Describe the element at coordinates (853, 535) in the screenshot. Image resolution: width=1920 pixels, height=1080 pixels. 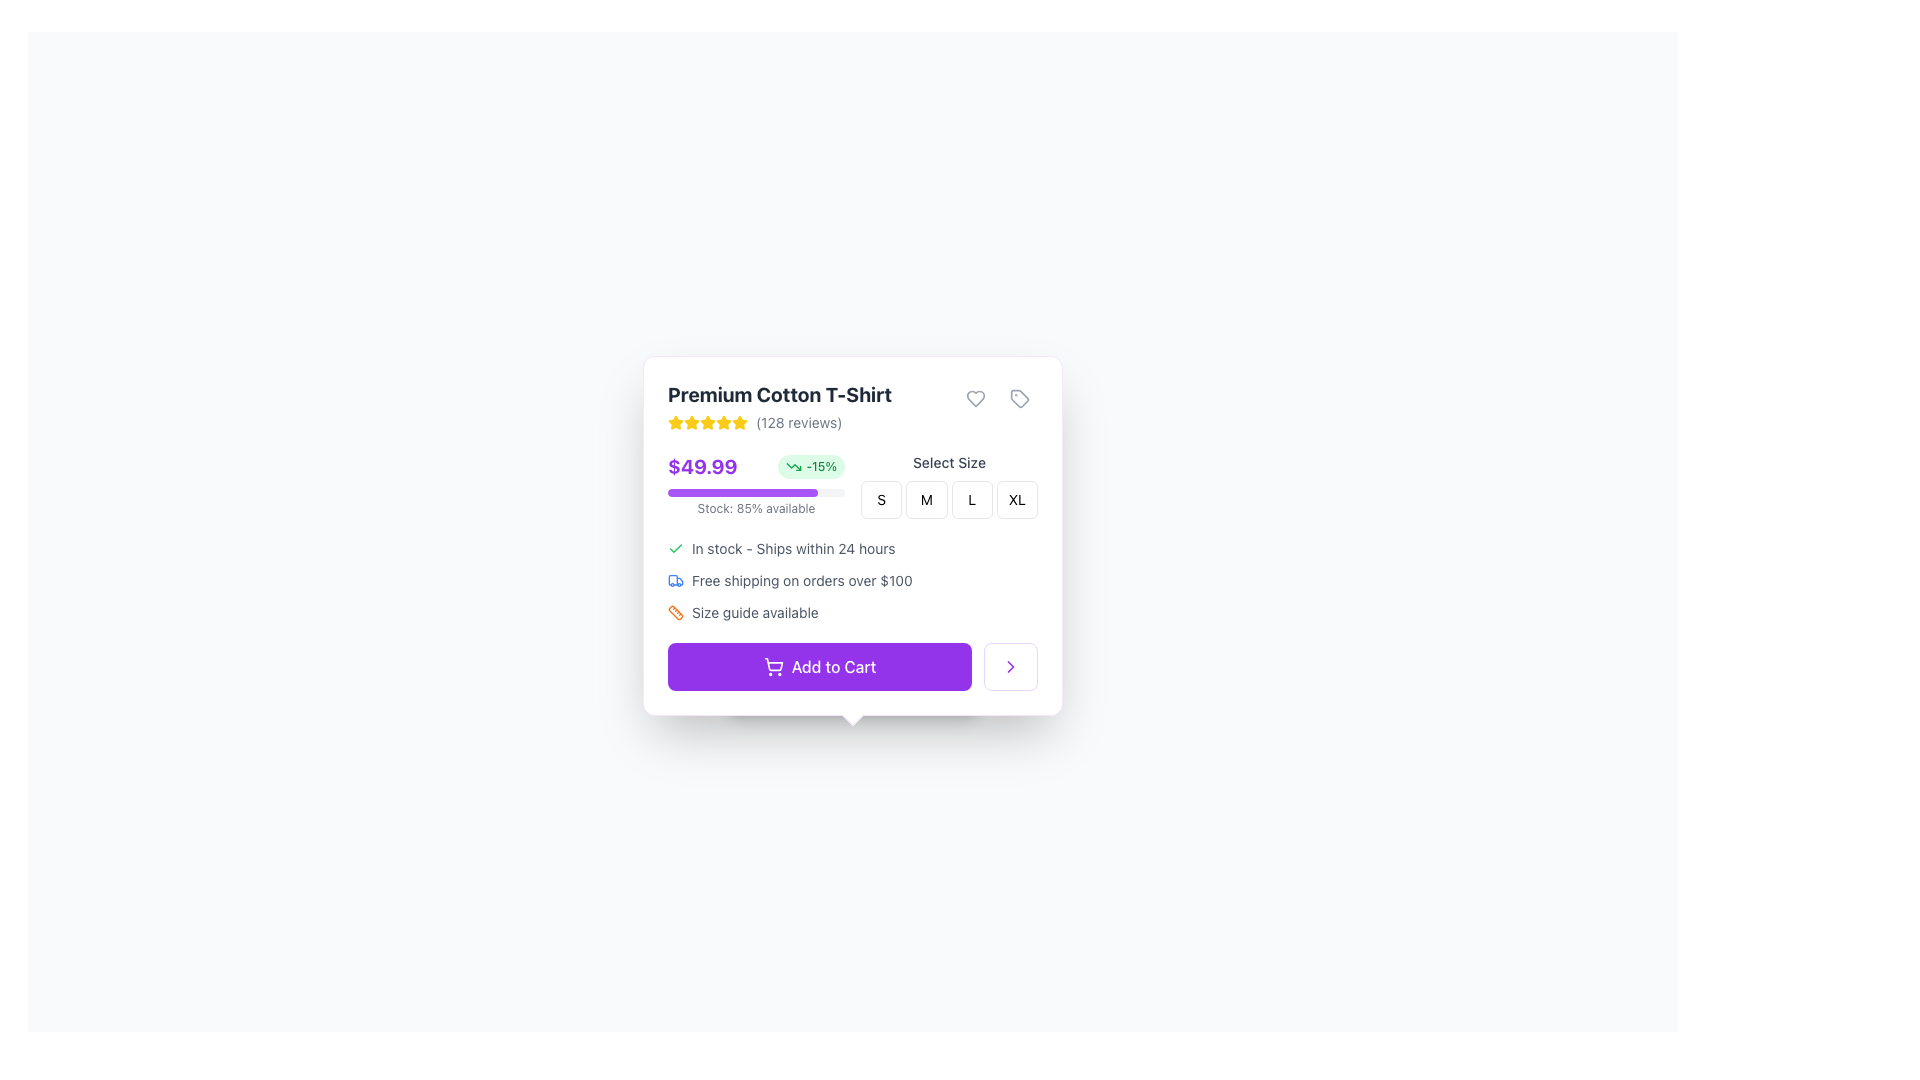
I see `the 'size guide' or 'free shipping info' link within the Product Information Card, which displays essential product details and action buttons` at that location.